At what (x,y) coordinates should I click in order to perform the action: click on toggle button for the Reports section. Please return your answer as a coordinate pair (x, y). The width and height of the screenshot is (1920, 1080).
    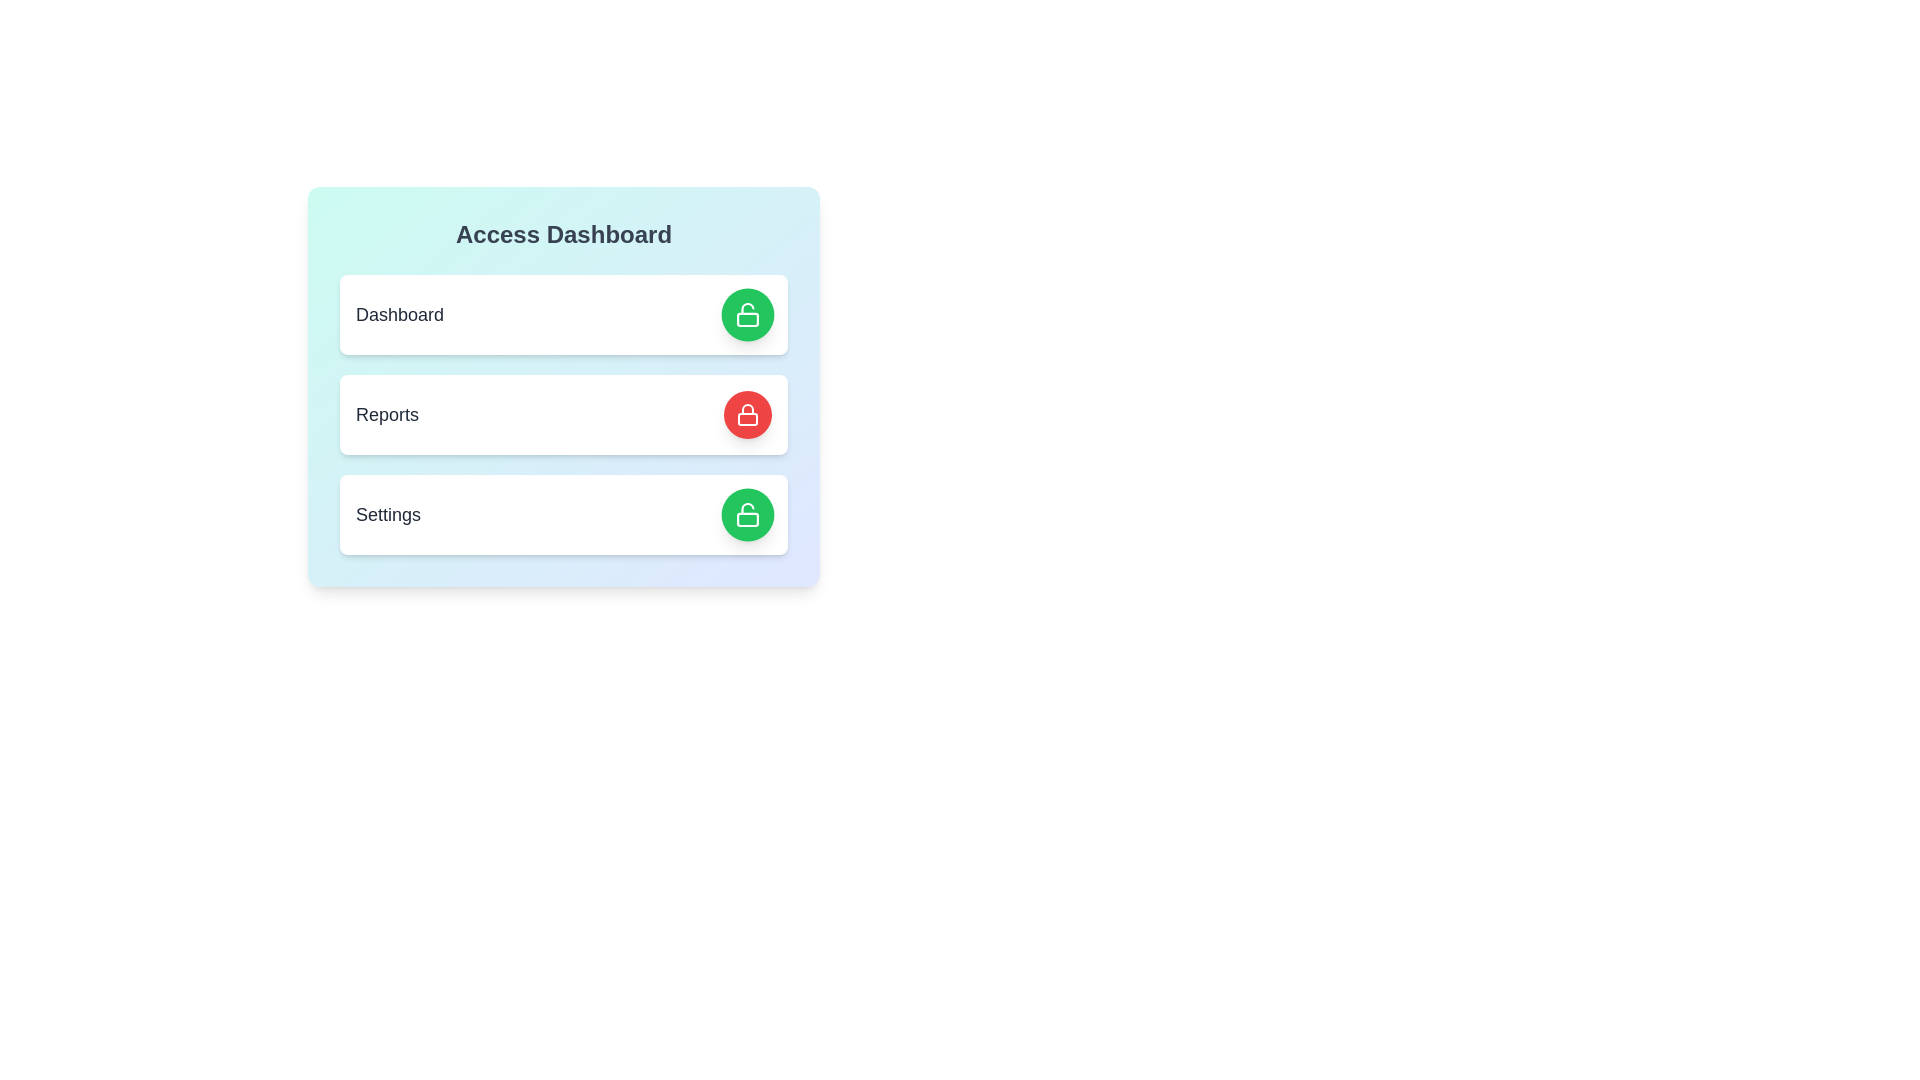
    Looking at the image, I should click on (747, 414).